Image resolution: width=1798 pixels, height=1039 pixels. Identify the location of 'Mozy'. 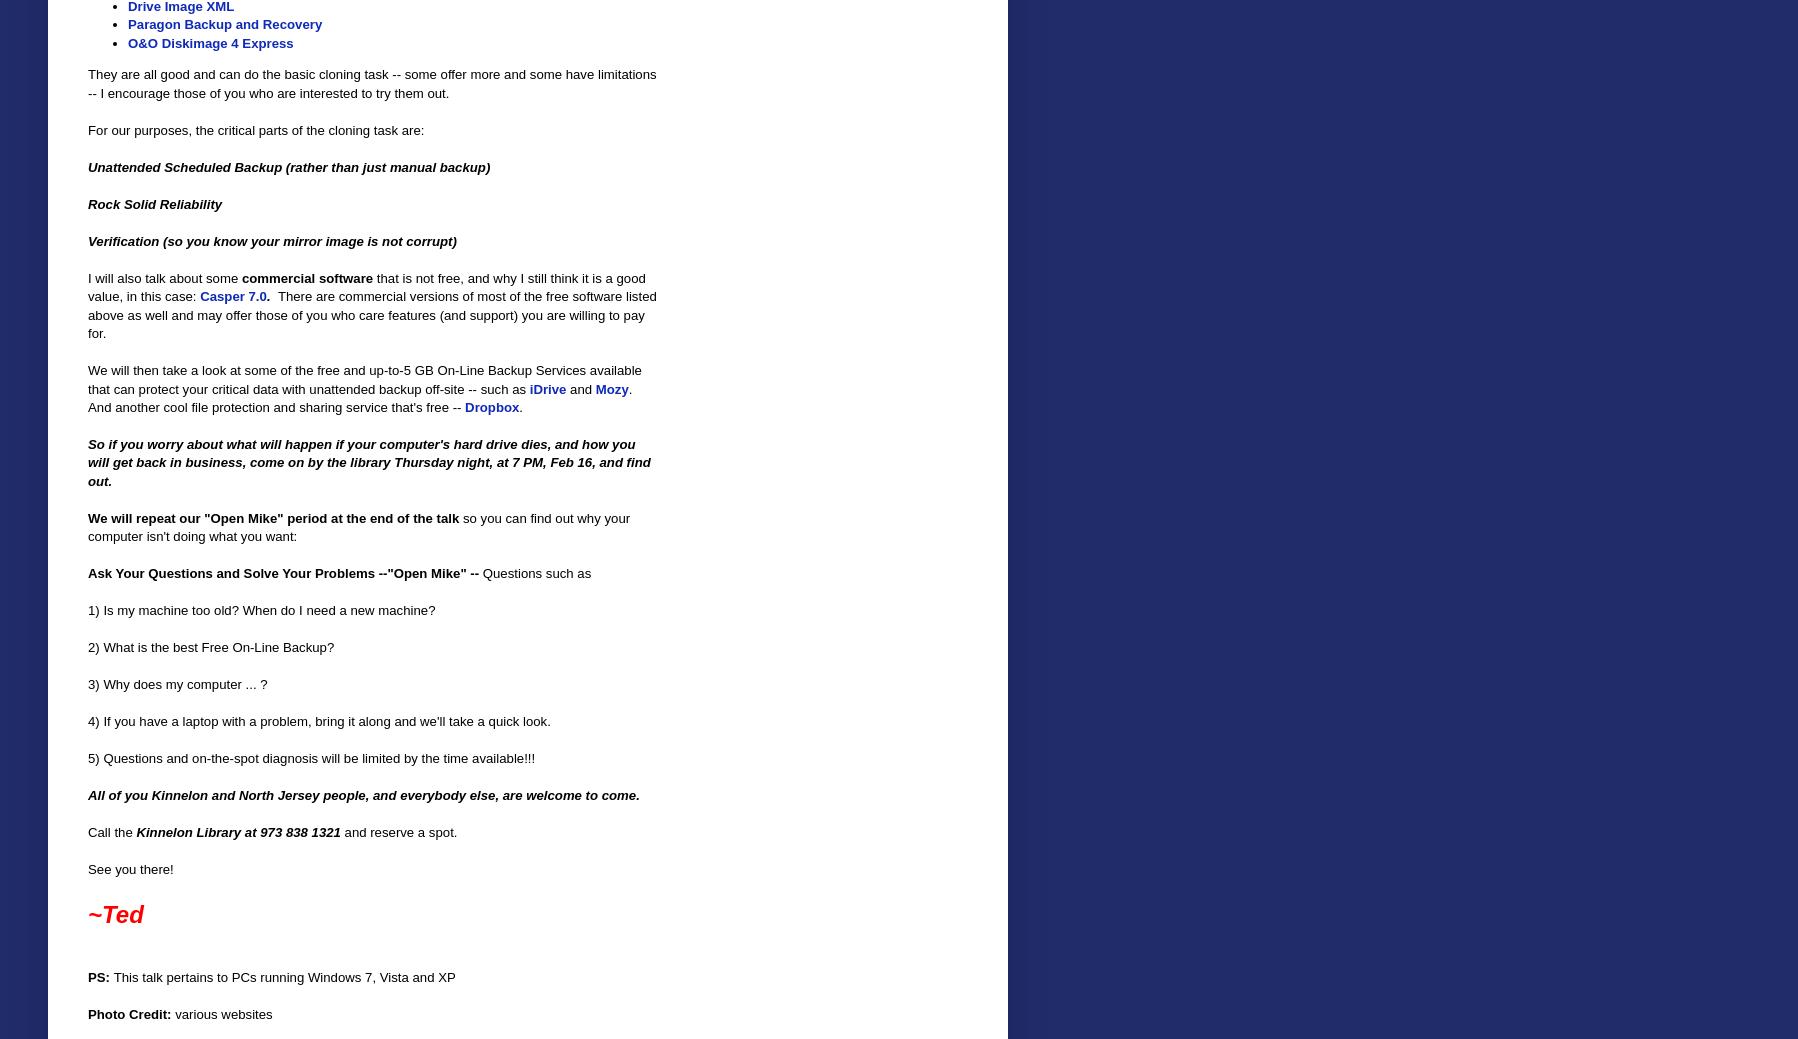
(610, 387).